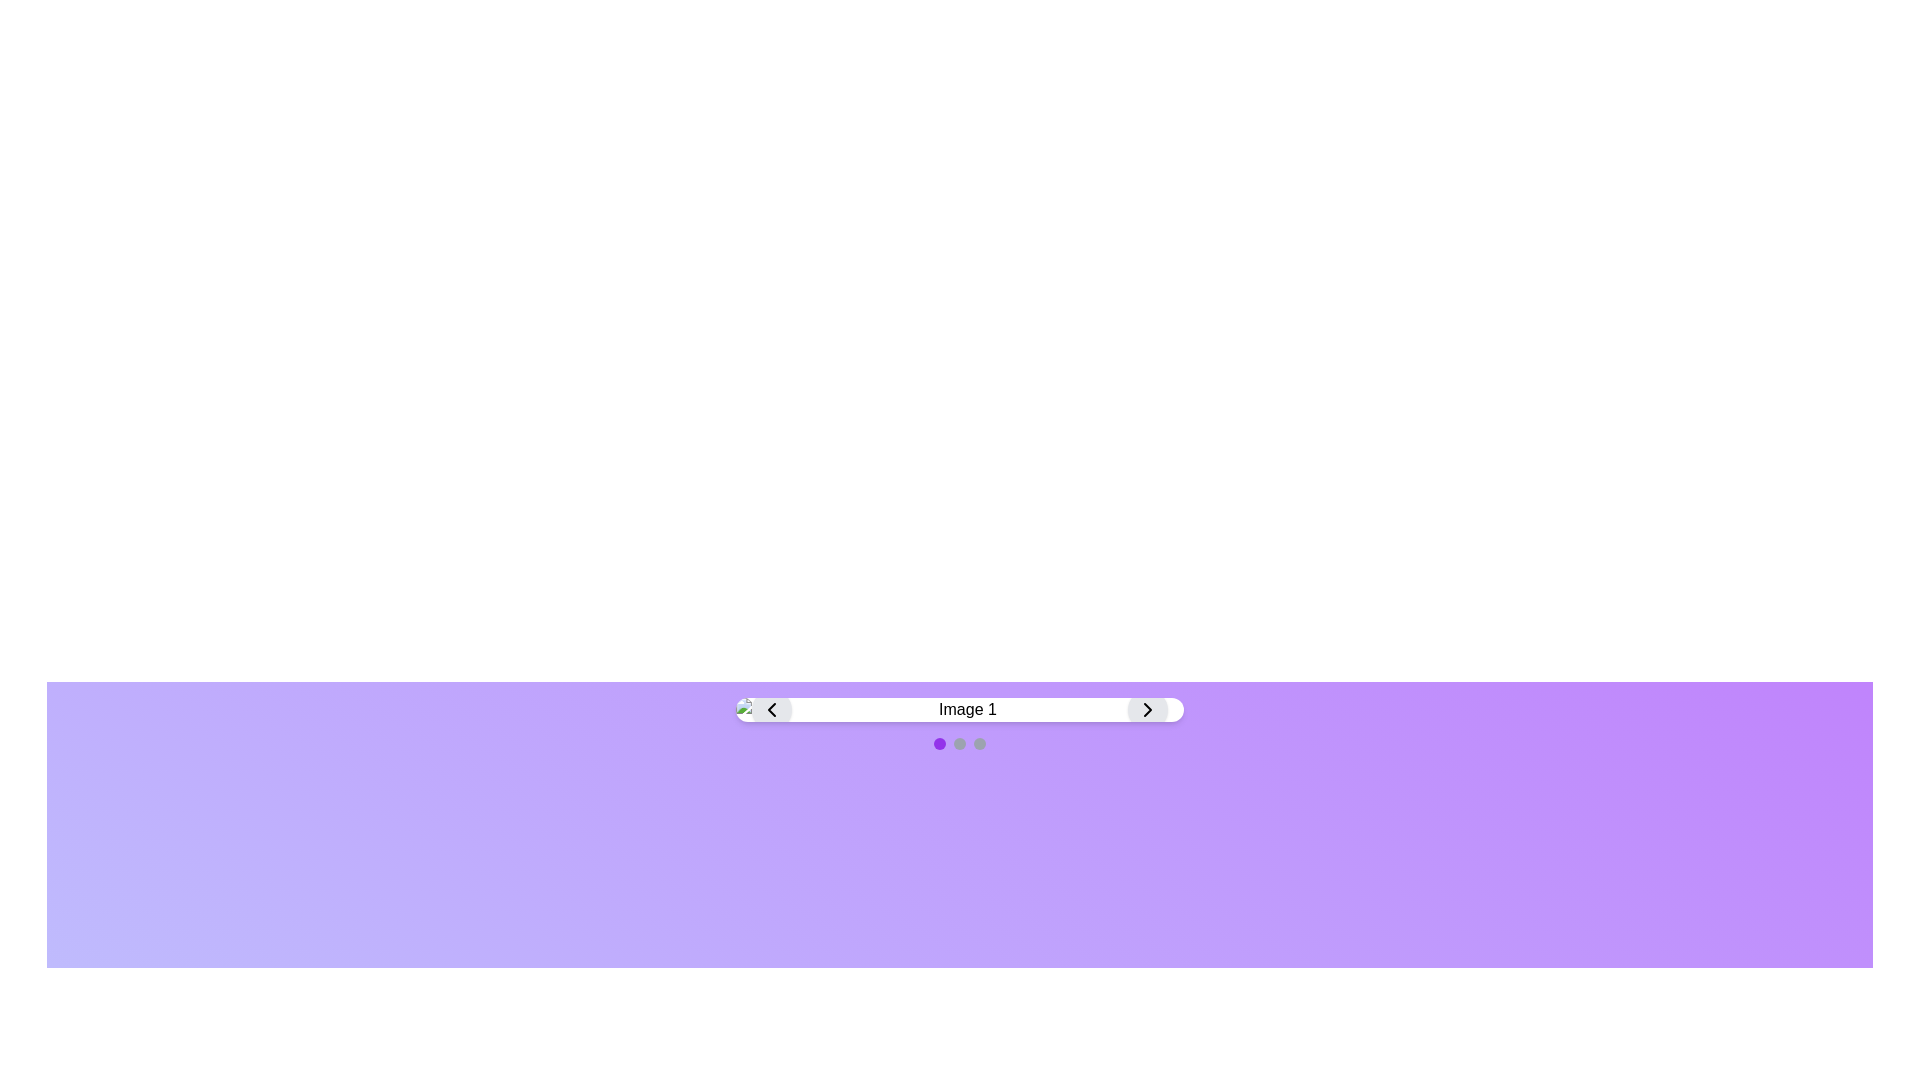  What do you see at coordinates (960, 744) in the screenshot?
I see `the active state of the Carousel indicator, which consists of three small circular indicators, to identify the current page` at bounding box center [960, 744].